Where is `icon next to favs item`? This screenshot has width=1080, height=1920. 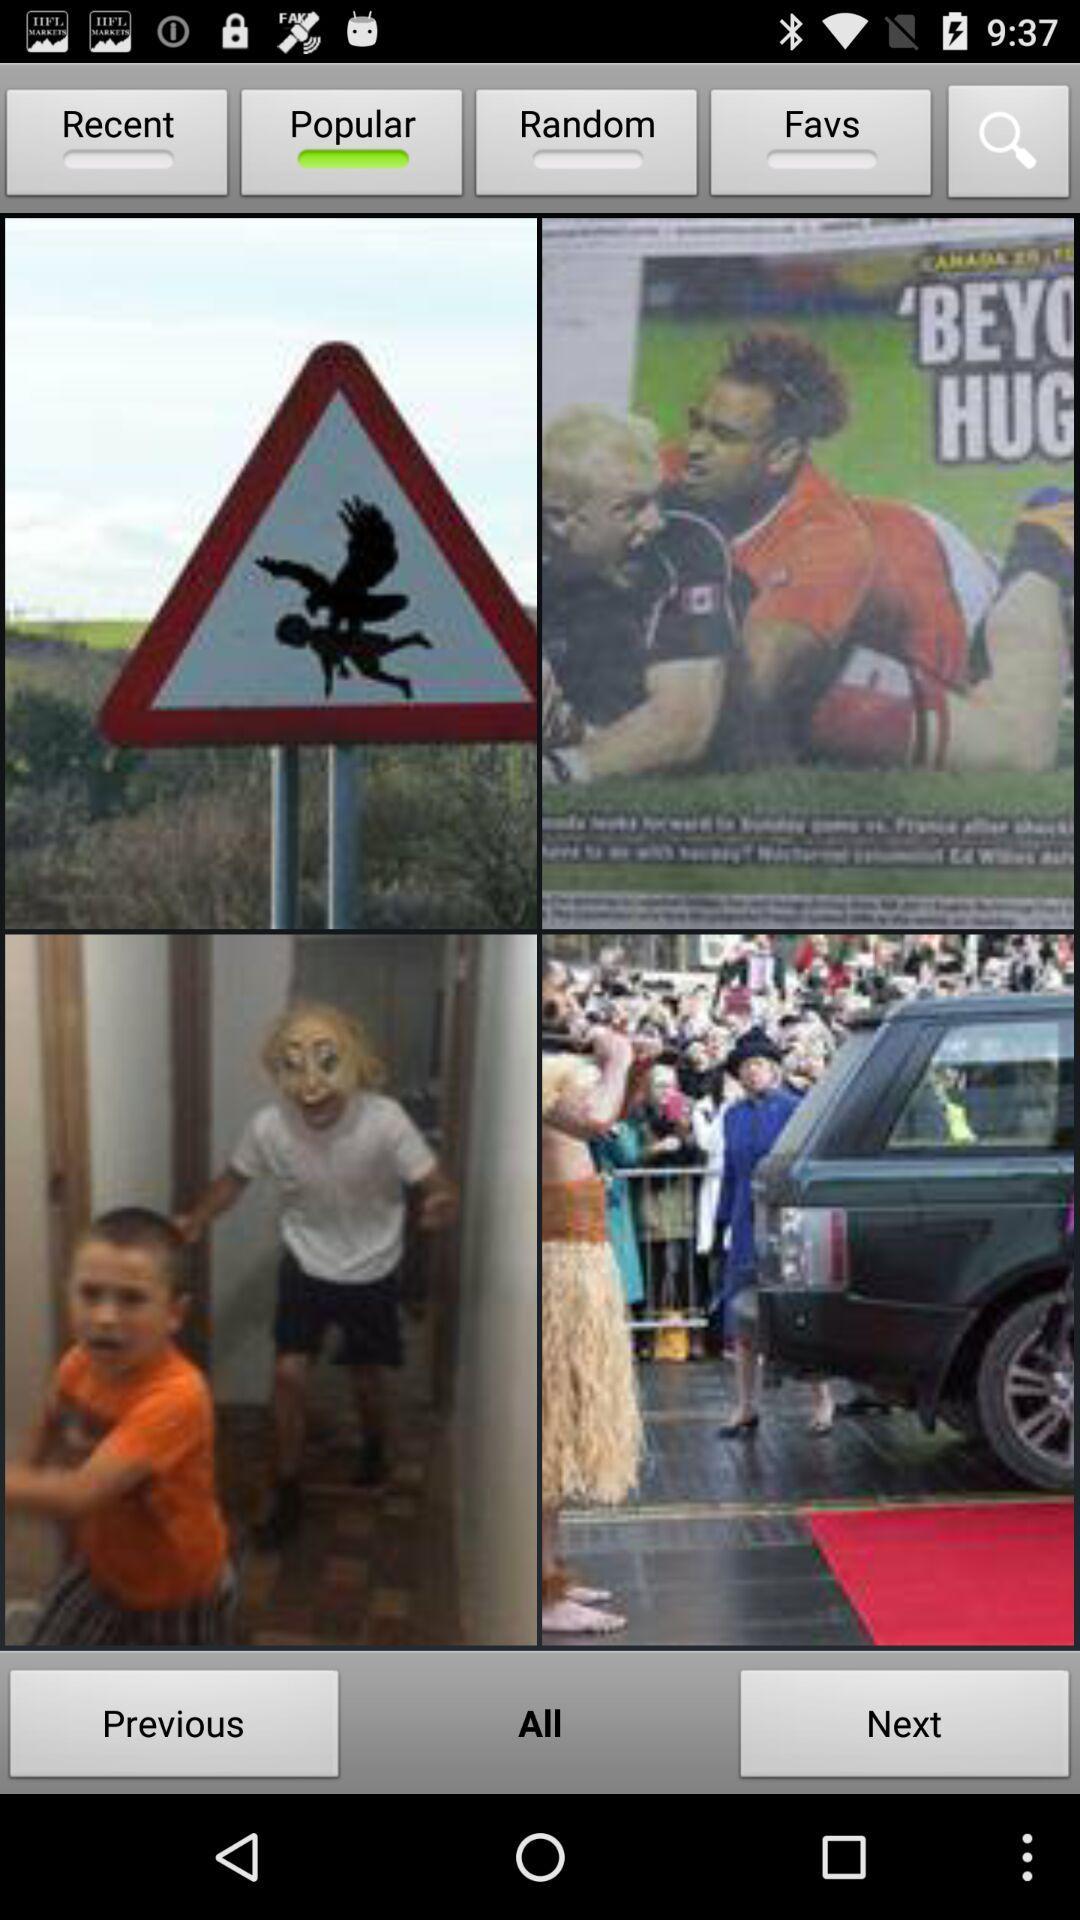
icon next to favs item is located at coordinates (1009, 146).